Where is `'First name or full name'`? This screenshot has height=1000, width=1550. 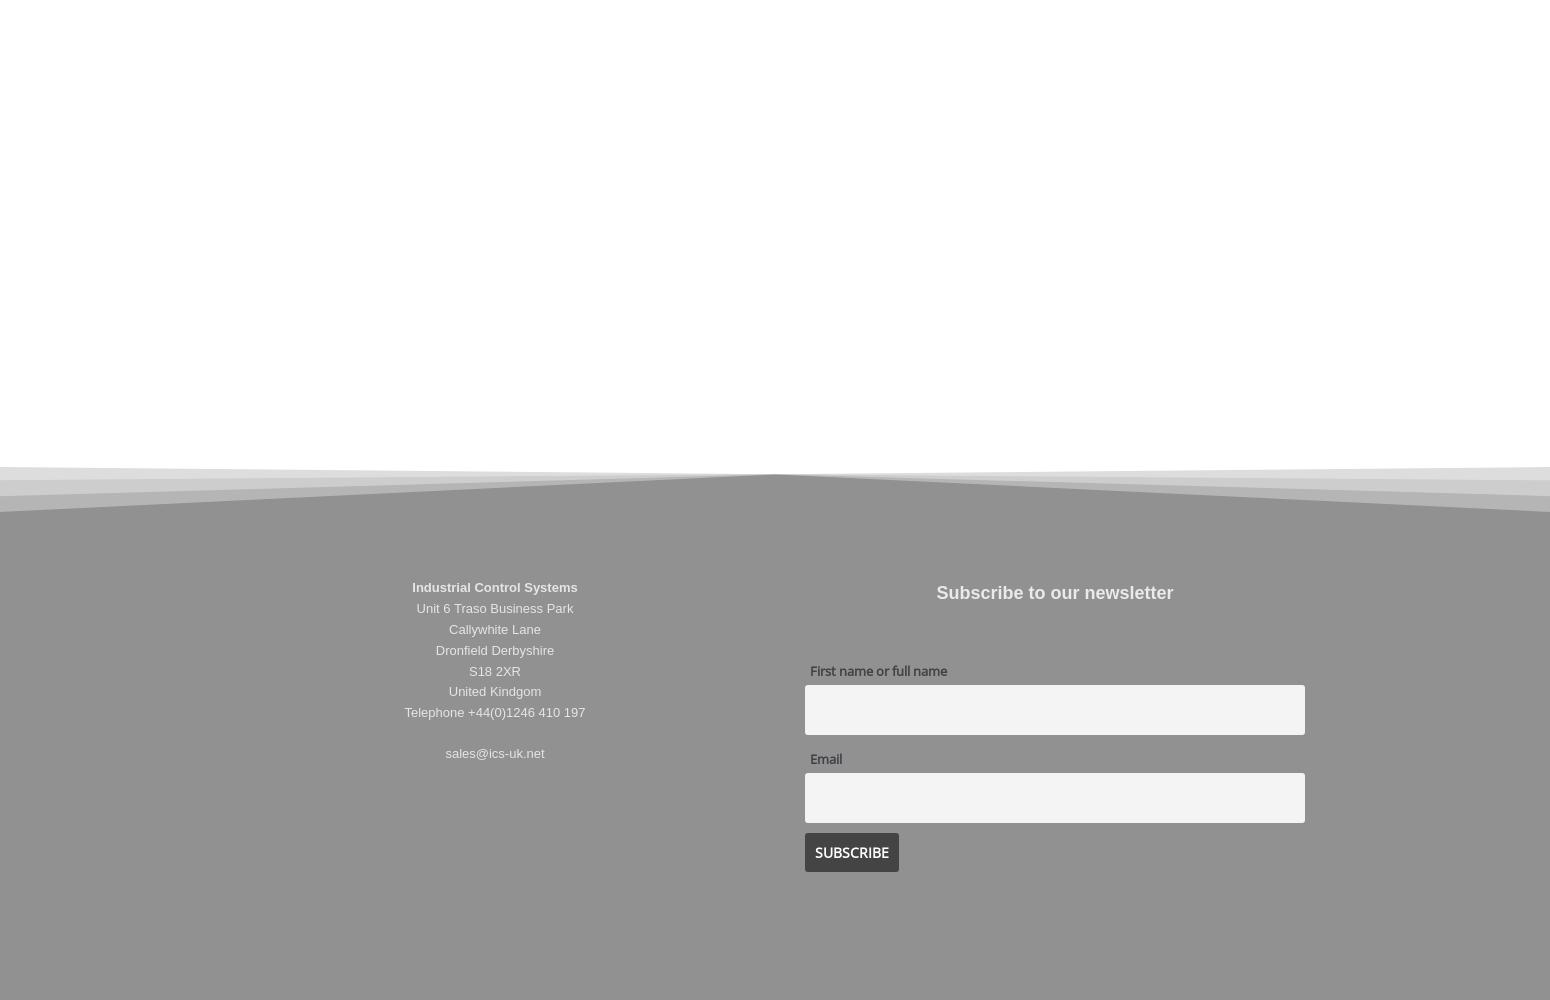
'First name or full name' is located at coordinates (809, 670).